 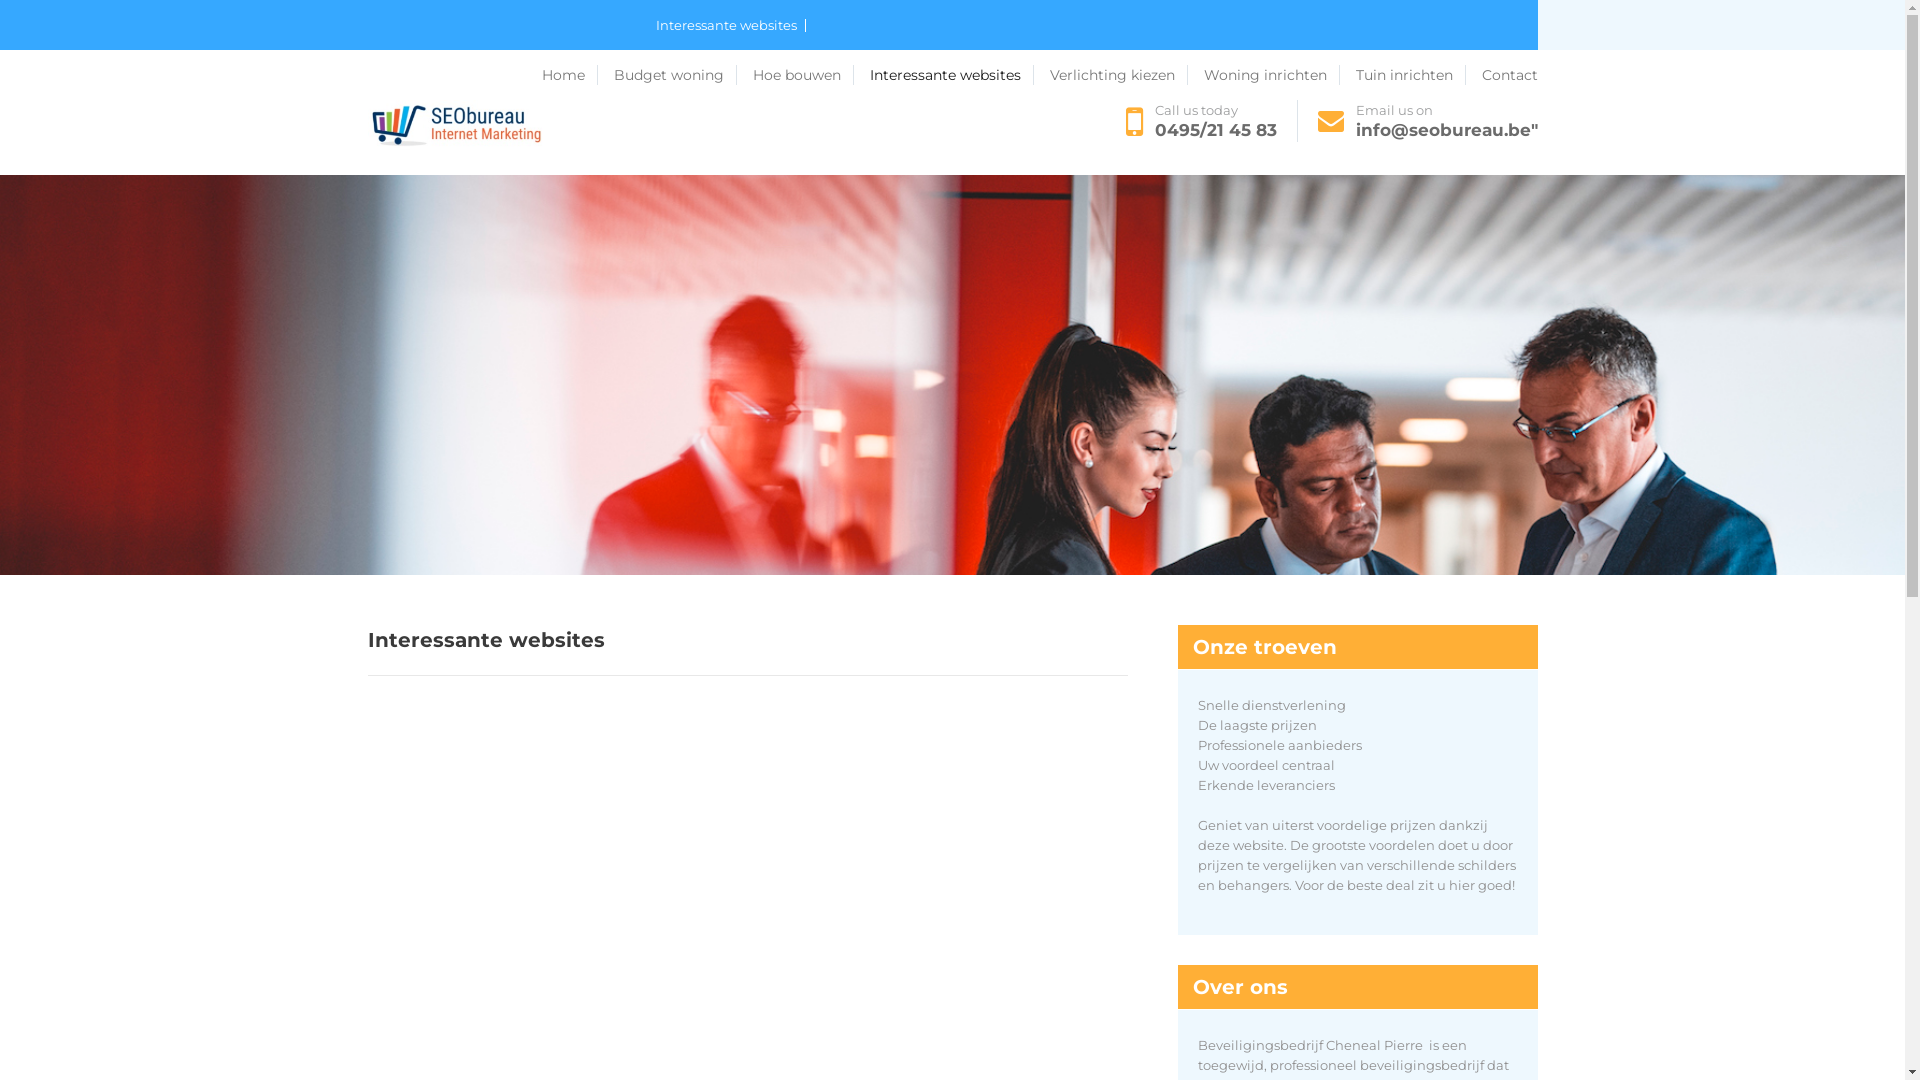 I want to click on 'Home', so click(x=393, y=74).